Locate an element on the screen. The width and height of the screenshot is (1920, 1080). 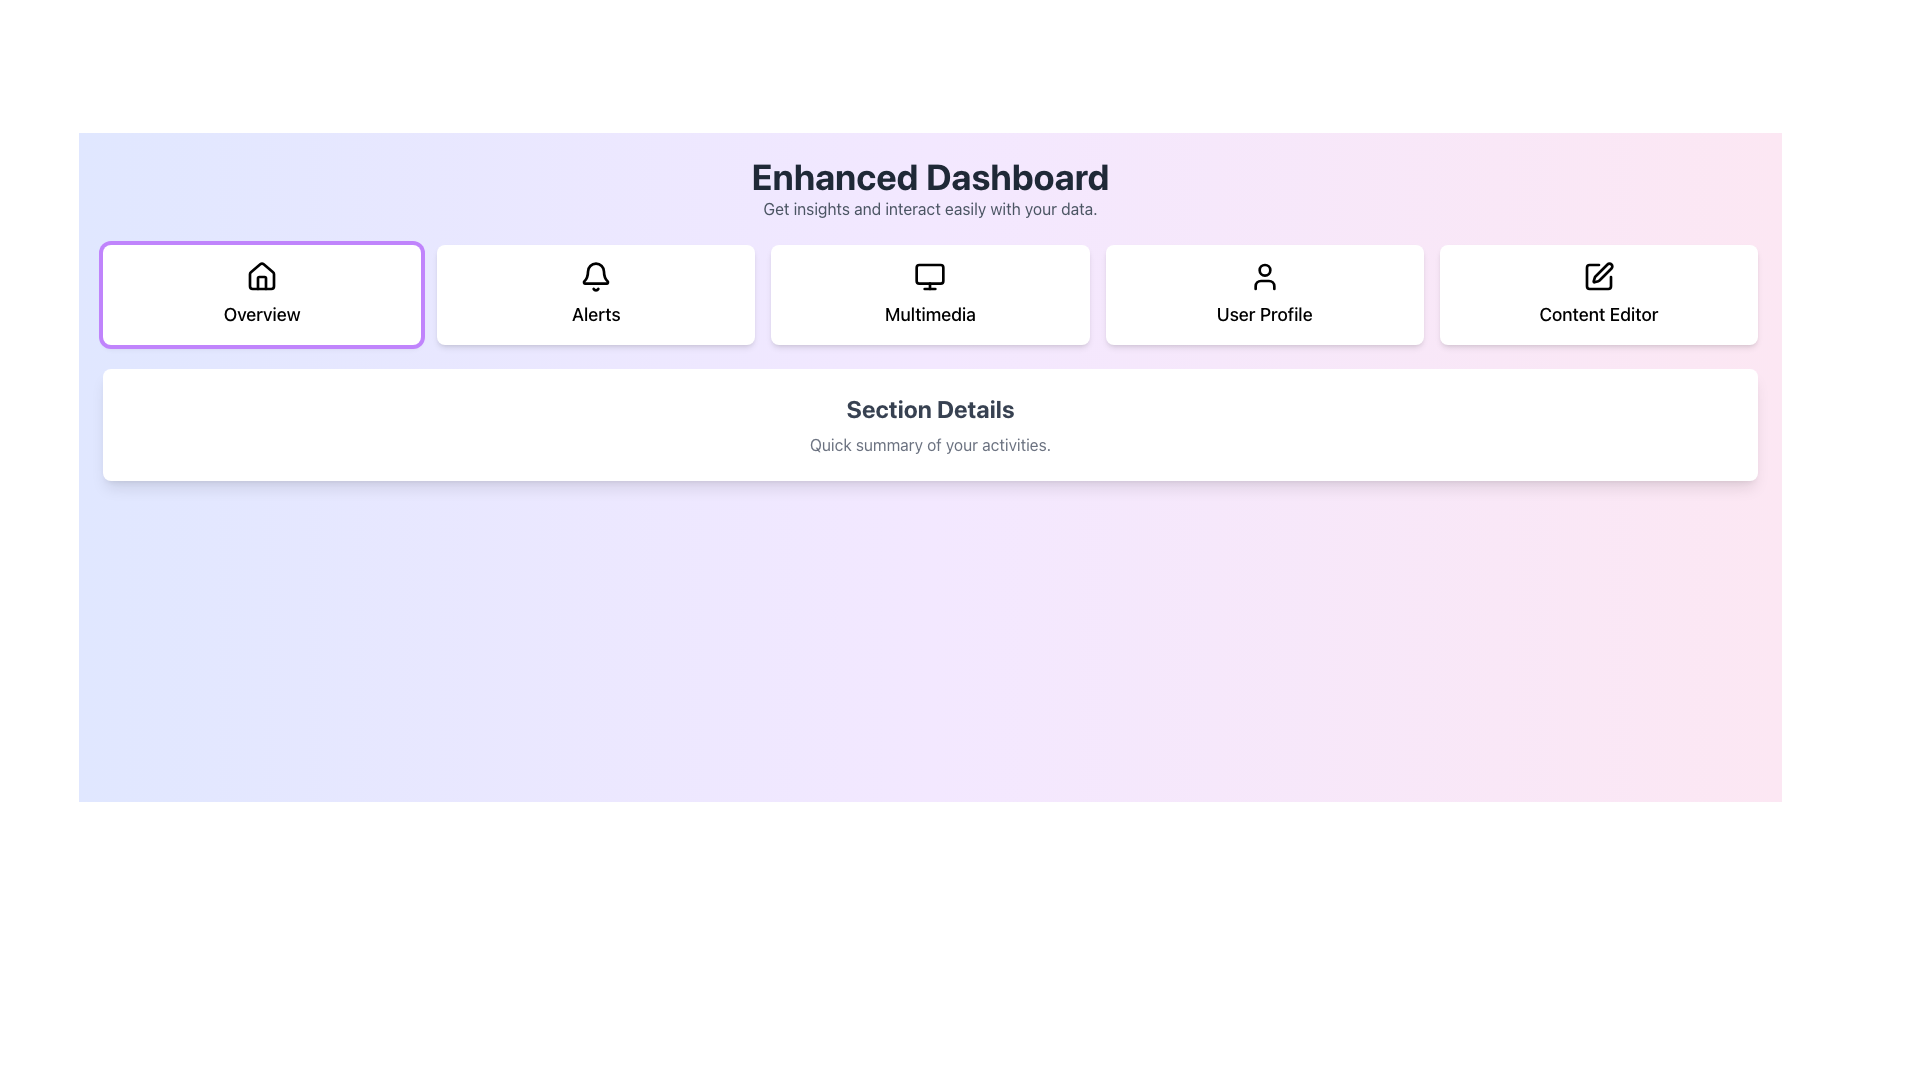
the Multimedia section icon located between the Alerts and User Profile sections, visually representing multimedia content is located at coordinates (929, 277).